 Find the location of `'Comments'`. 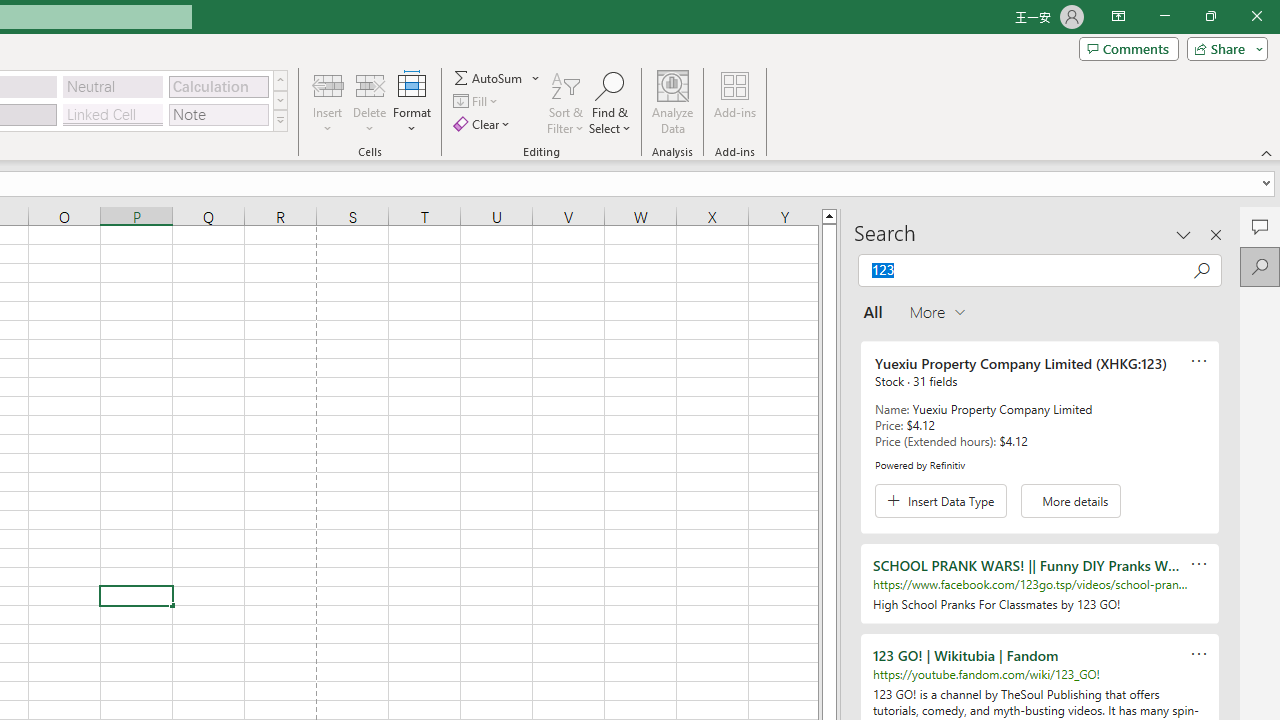

'Comments' is located at coordinates (1128, 47).